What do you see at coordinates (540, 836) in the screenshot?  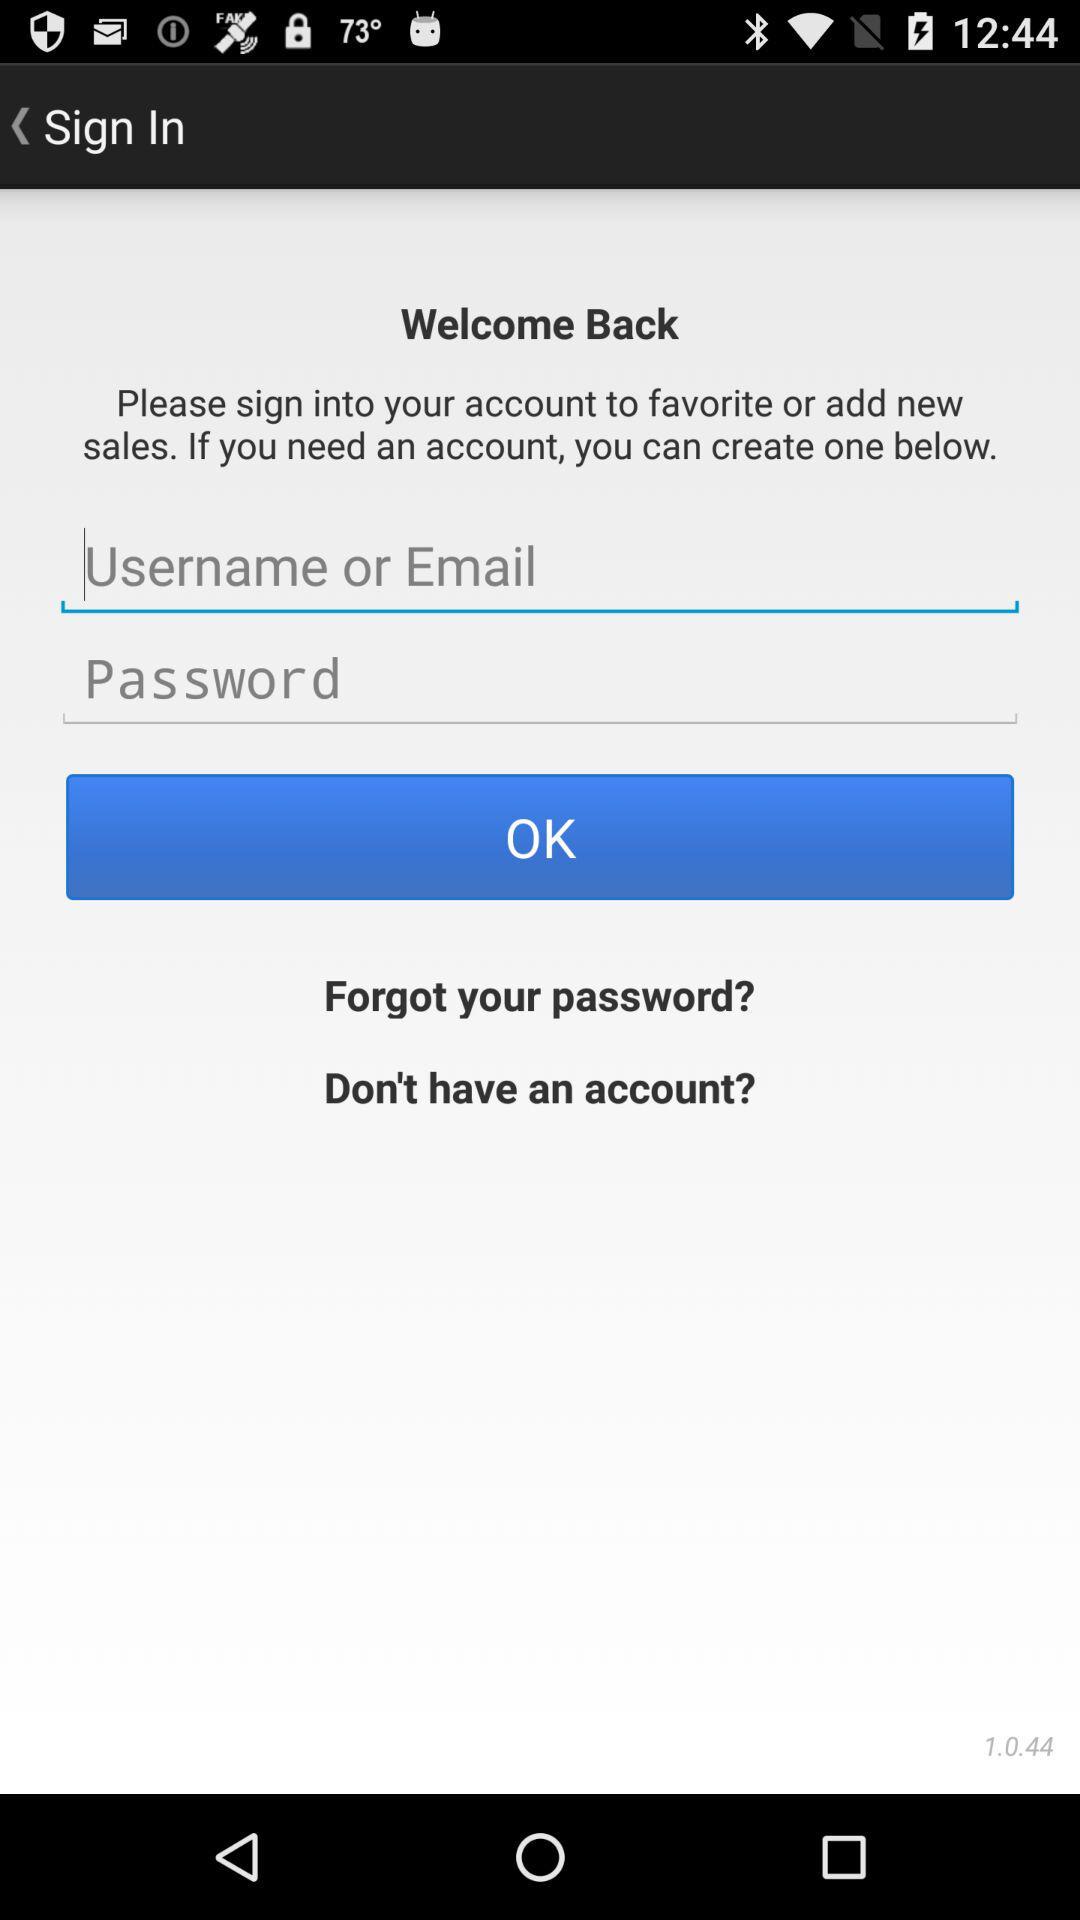 I see `ok` at bounding box center [540, 836].